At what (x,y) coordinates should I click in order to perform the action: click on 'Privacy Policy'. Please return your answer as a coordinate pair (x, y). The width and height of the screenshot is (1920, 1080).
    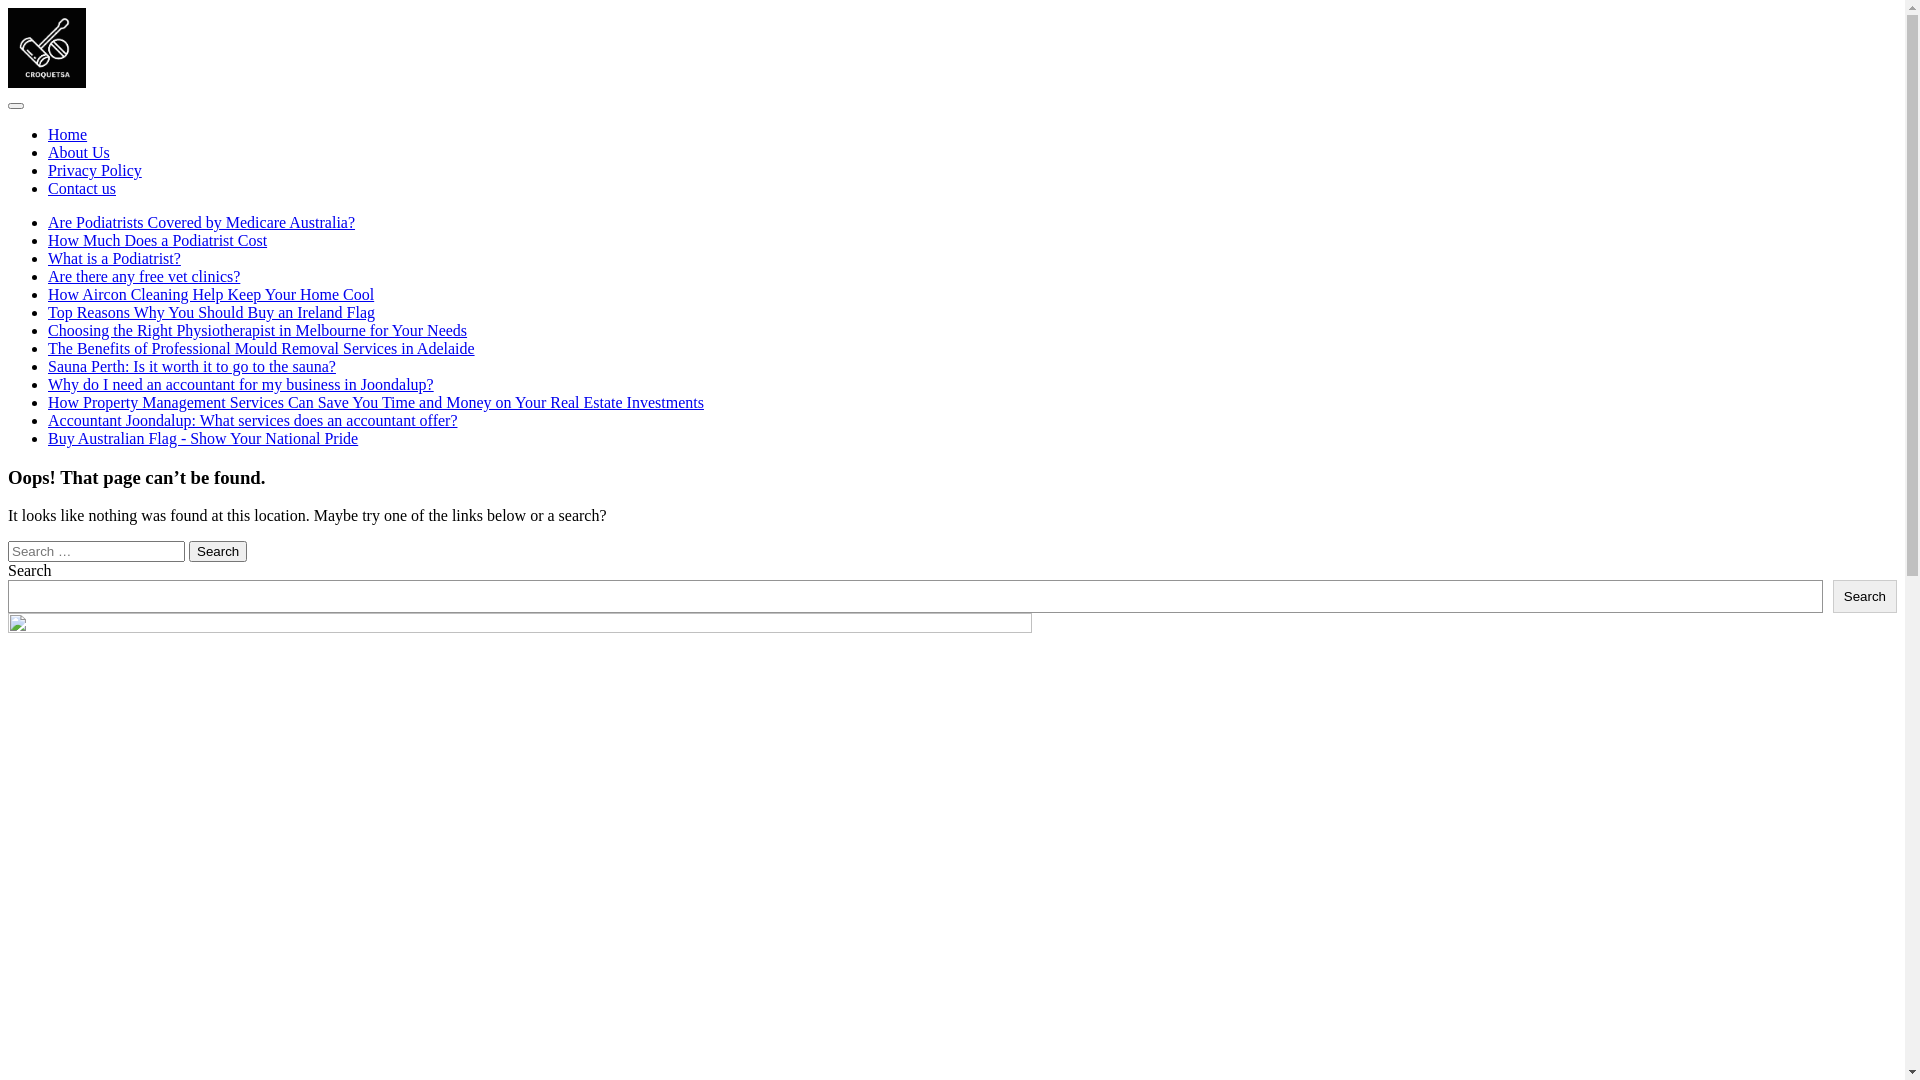
    Looking at the image, I should click on (94, 169).